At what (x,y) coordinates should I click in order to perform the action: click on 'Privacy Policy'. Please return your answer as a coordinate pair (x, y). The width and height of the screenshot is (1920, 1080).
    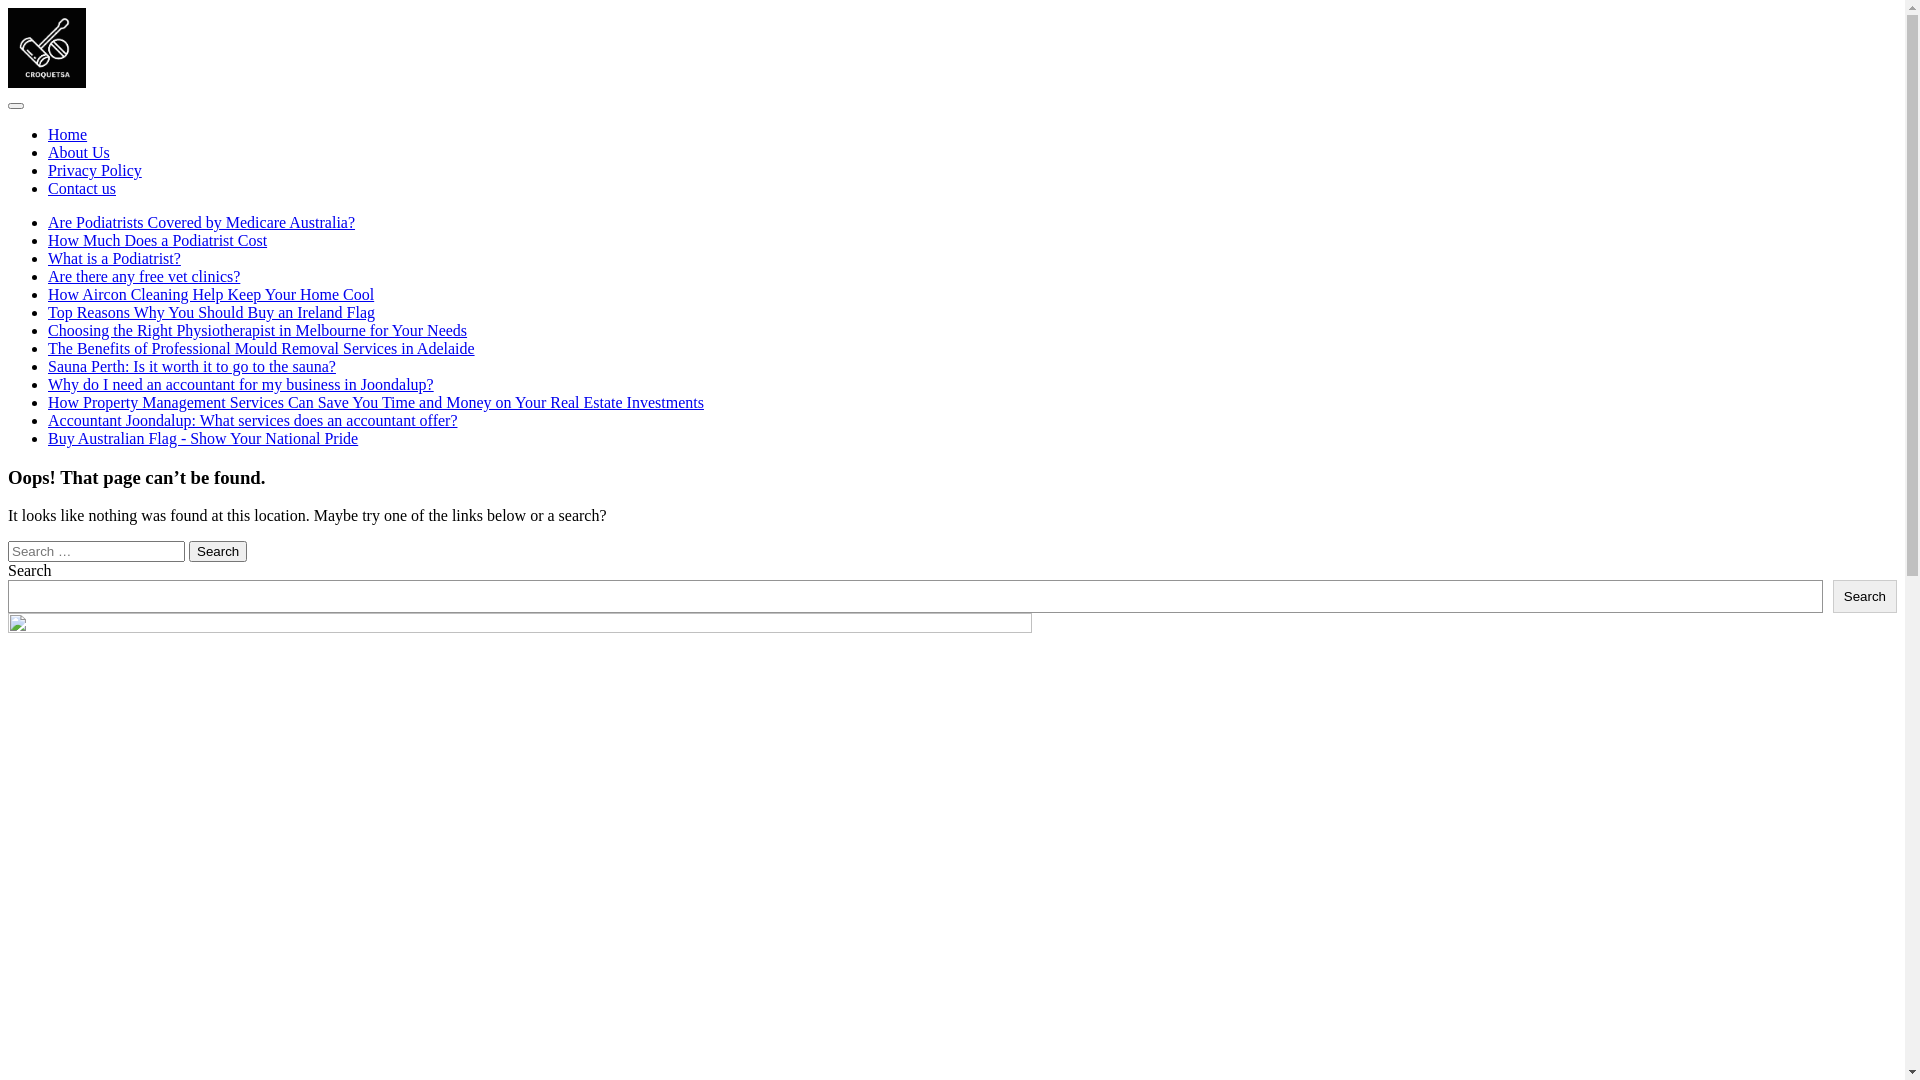
    Looking at the image, I should click on (94, 169).